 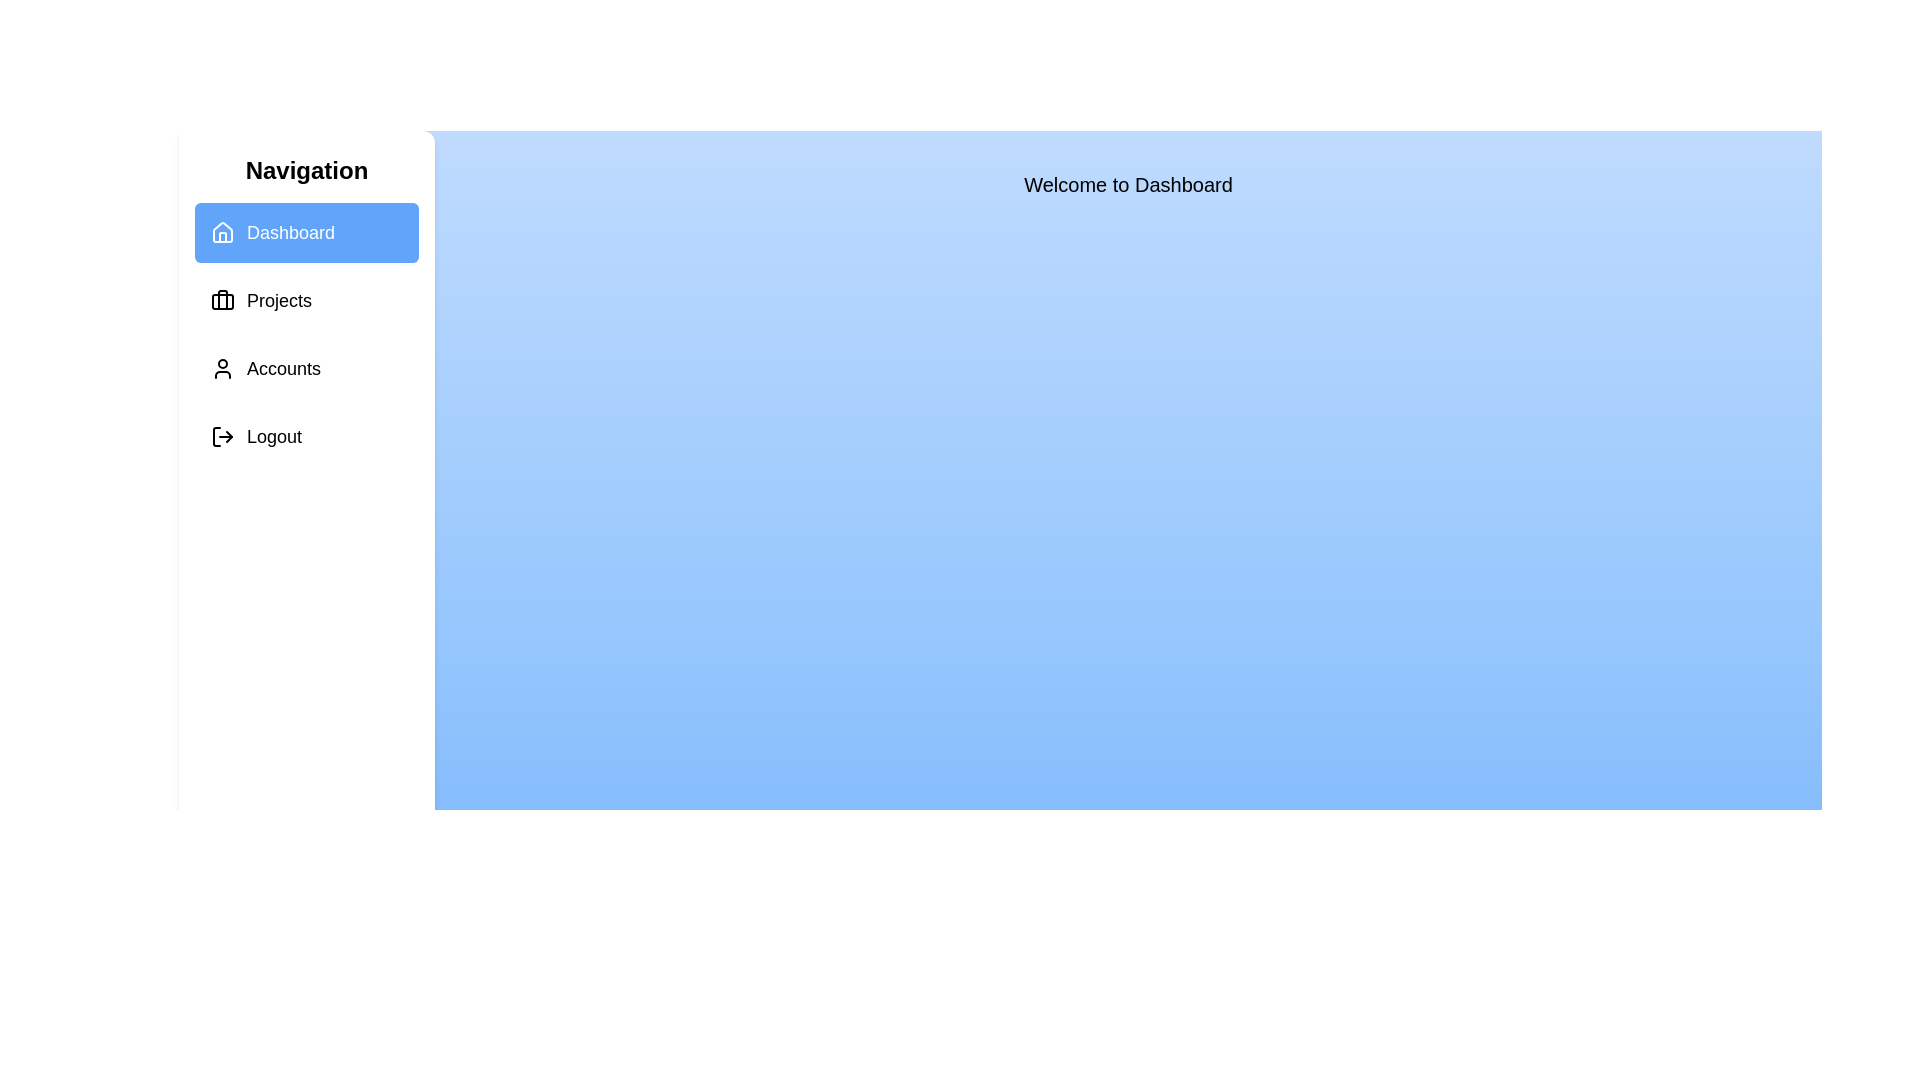 What do you see at coordinates (306, 369) in the screenshot?
I see `the menu item Accounts to navigate to the corresponding section` at bounding box center [306, 369].